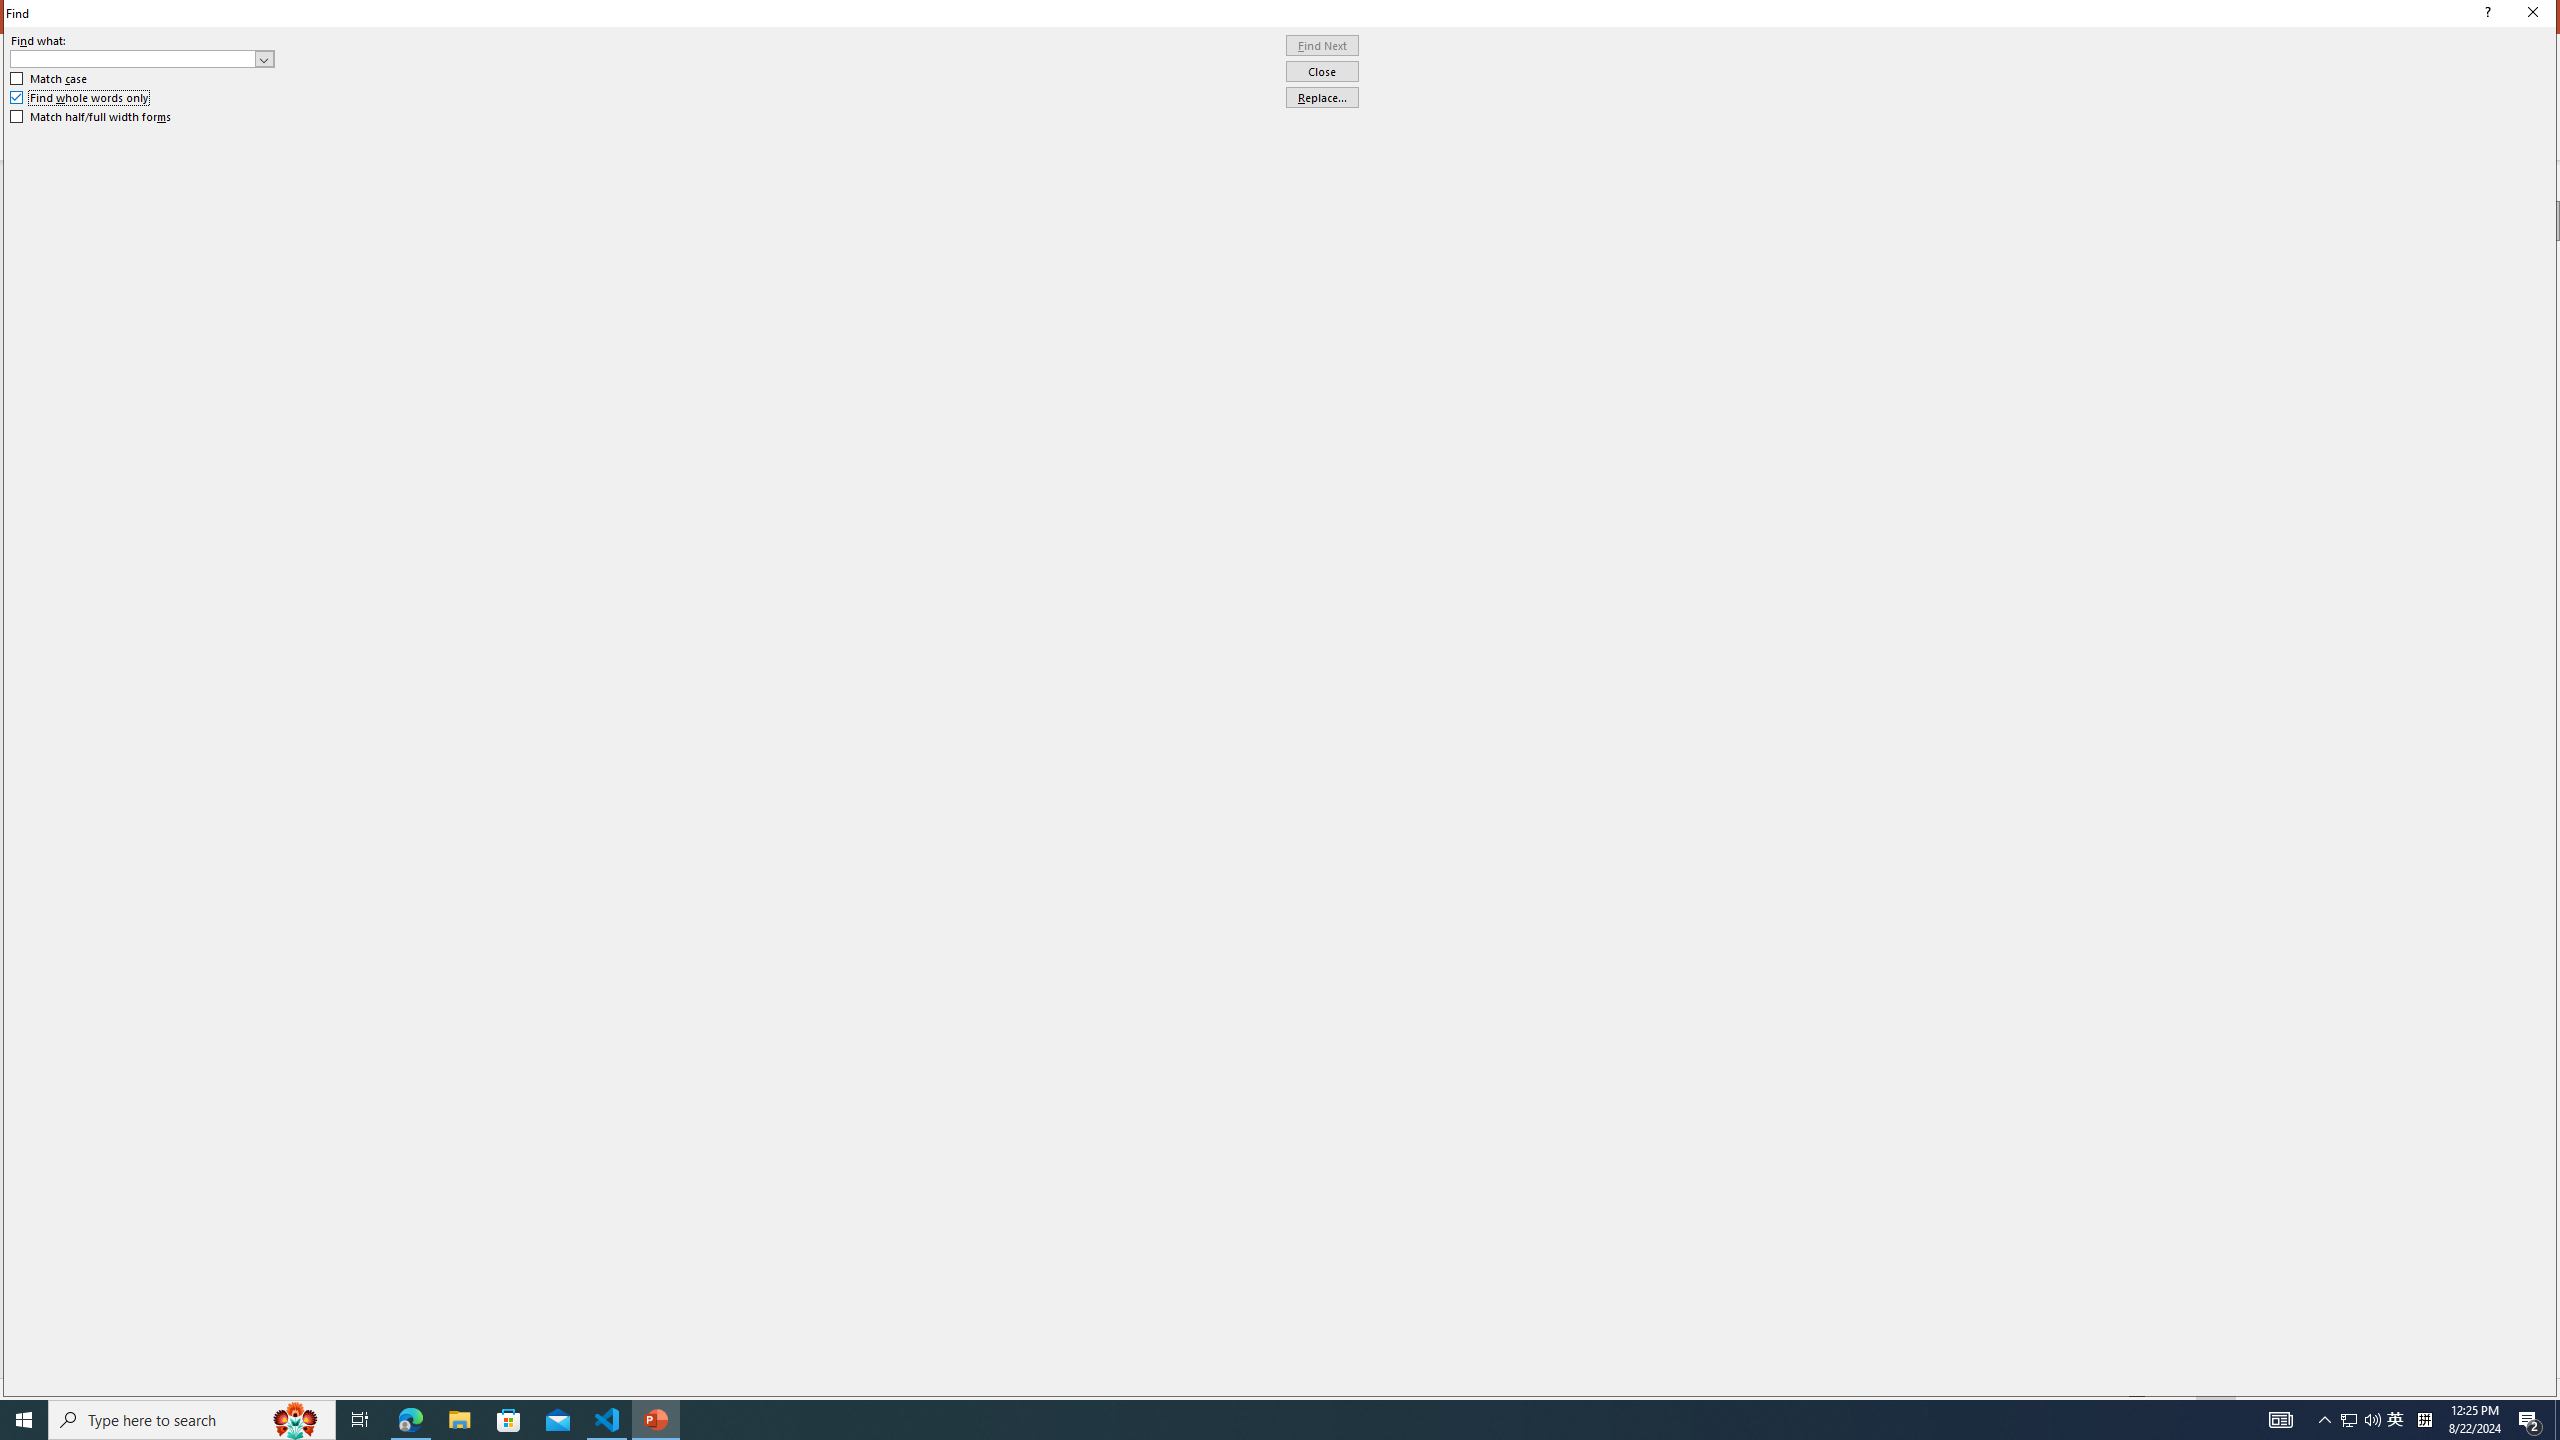  Describe the element at coordinates (48, 77) in the screenshot. I see `'Match case'` at that location.